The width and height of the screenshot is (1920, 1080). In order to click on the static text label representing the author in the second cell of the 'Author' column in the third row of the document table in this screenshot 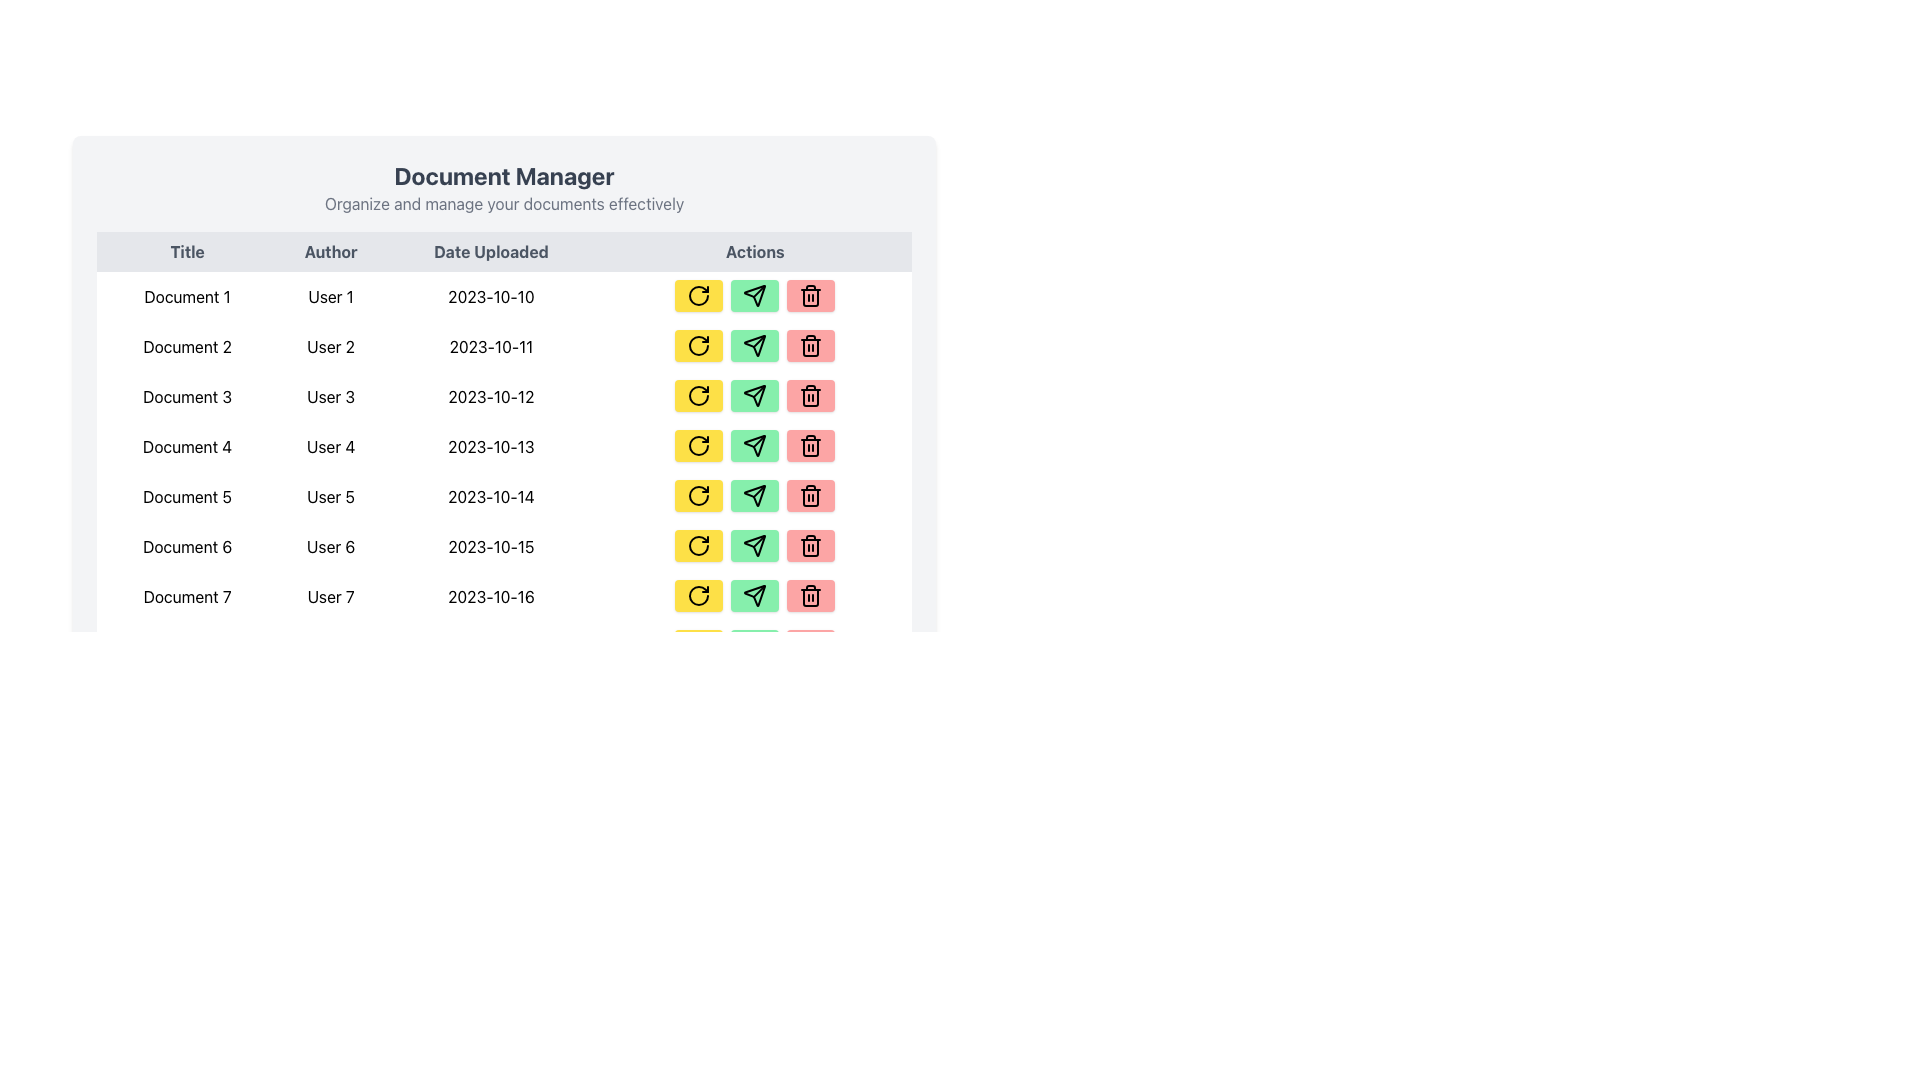, I will do `click(331, 397)`.